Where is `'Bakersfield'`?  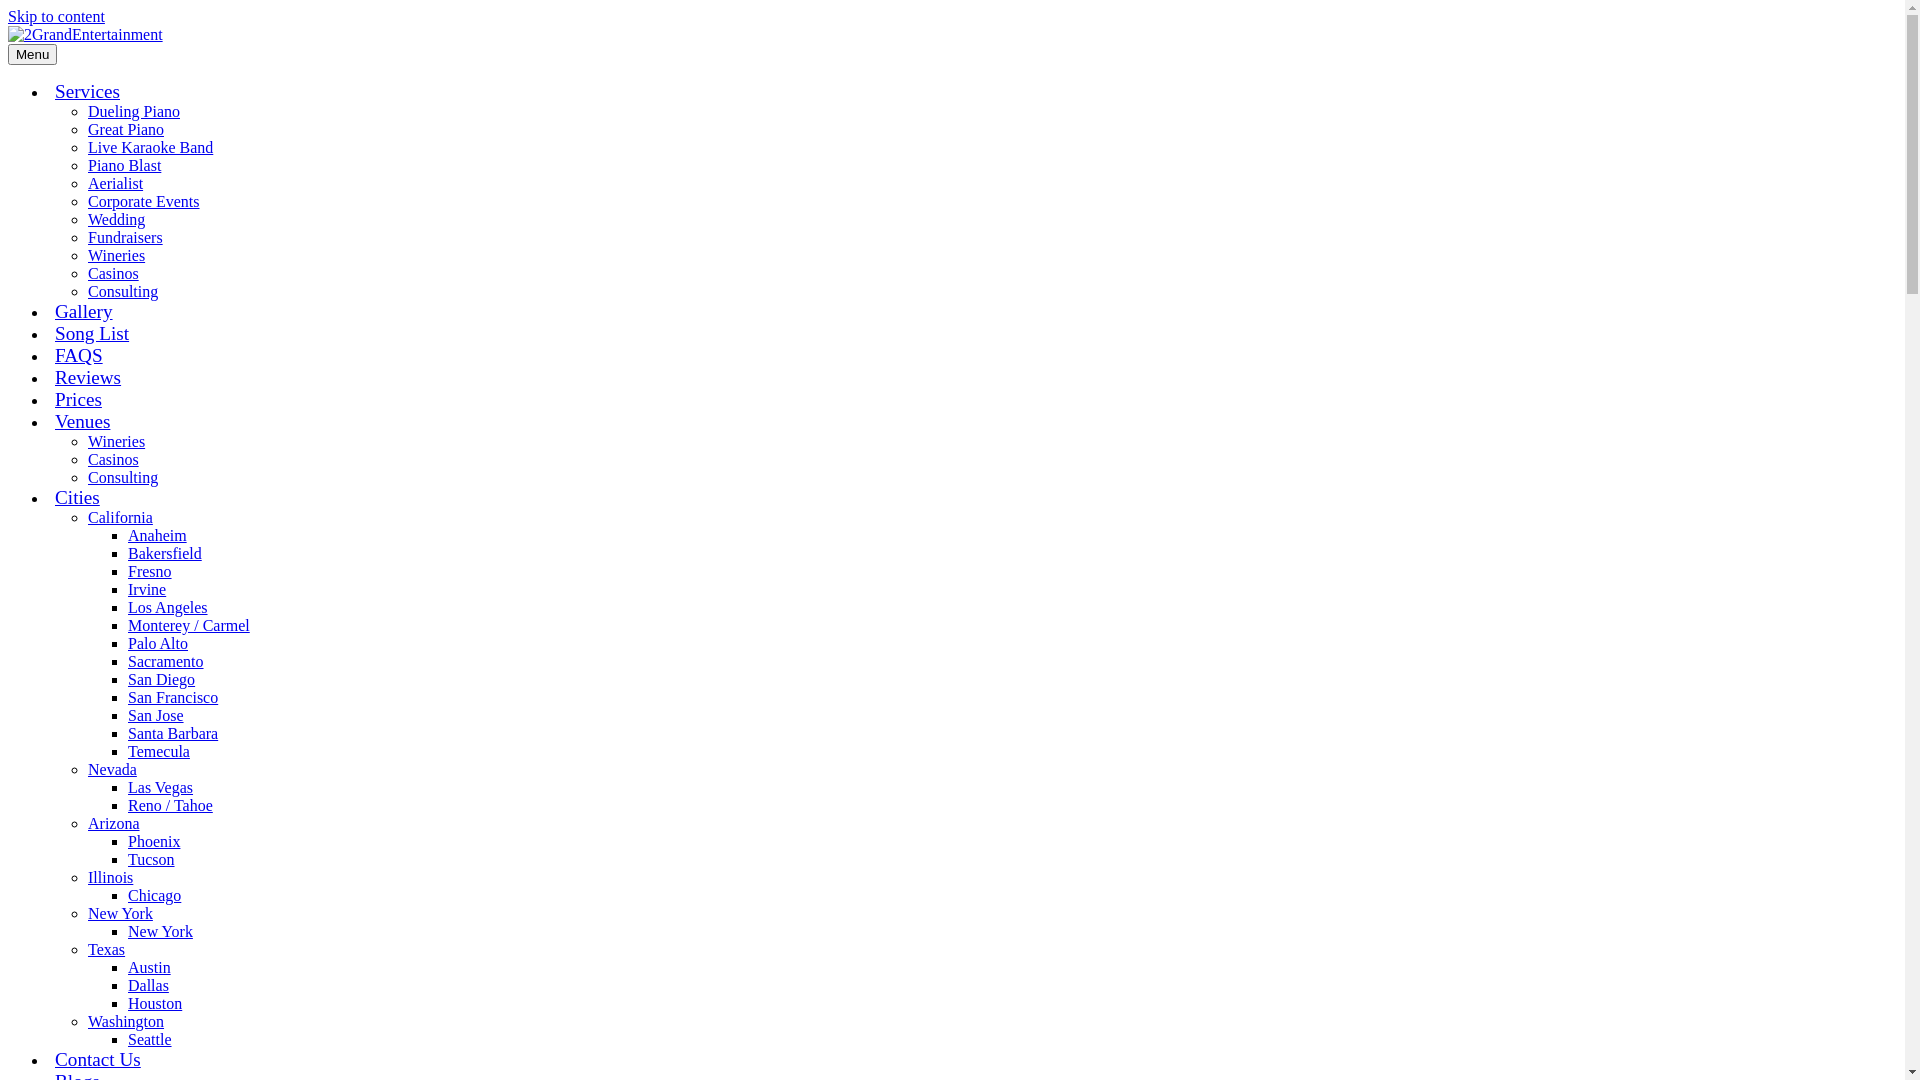
'Bakersfield' is located at coordinates (164, 553).